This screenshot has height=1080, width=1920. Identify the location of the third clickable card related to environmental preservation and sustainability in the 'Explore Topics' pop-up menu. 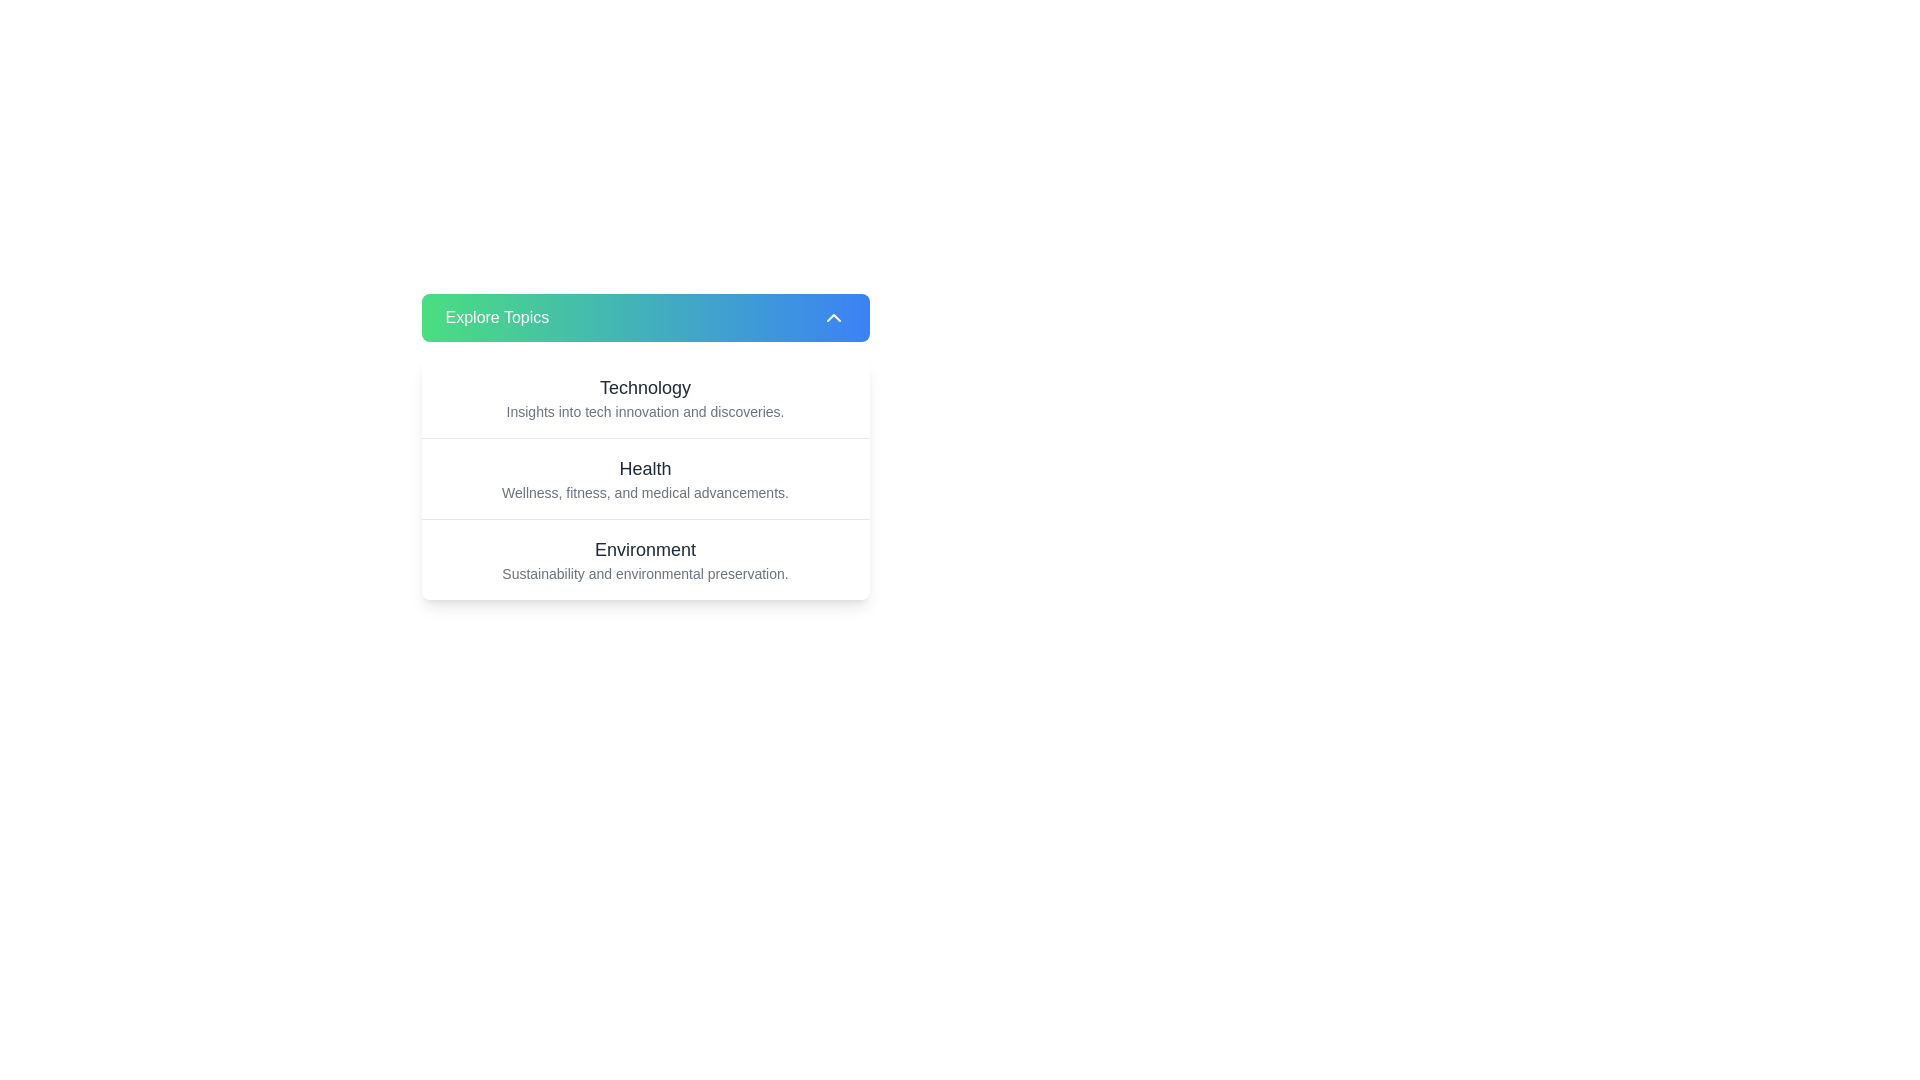
(645, 559).